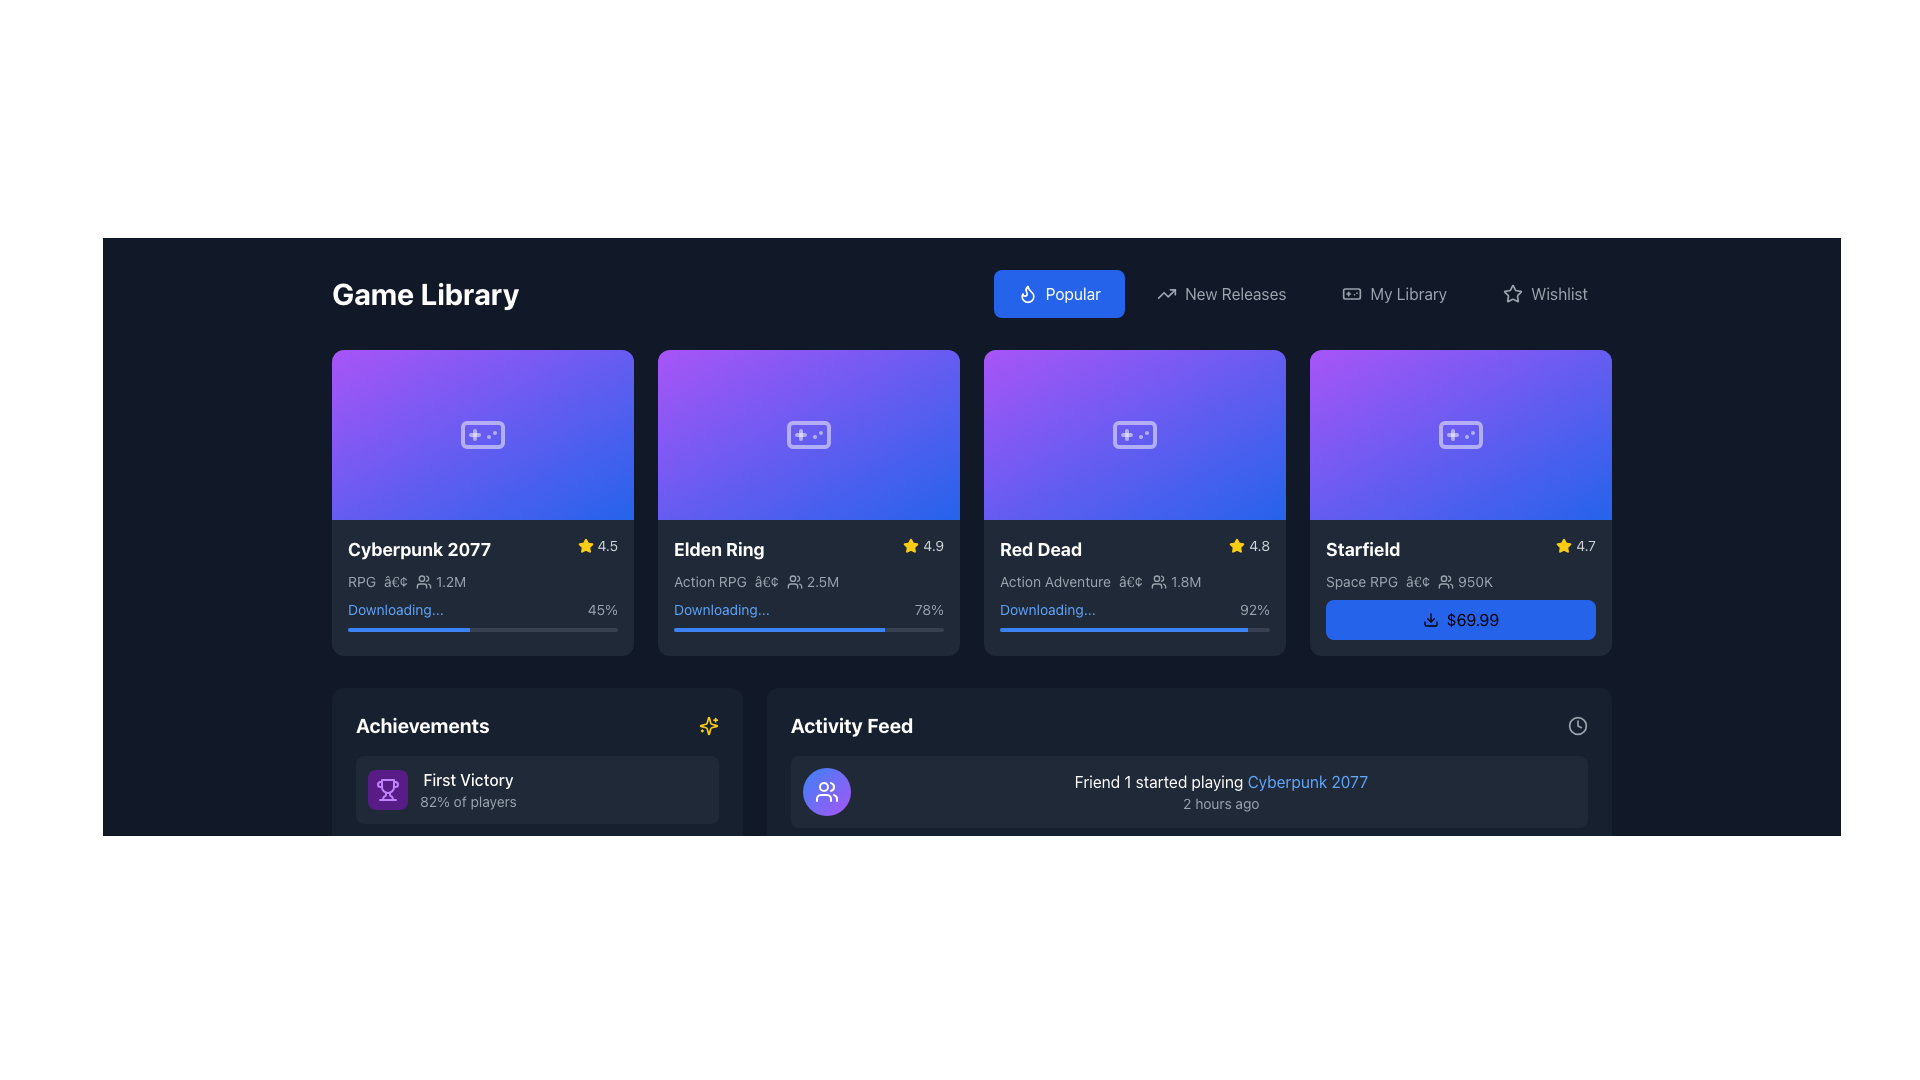 The image size is (1920, 1080). I want to click on the purchase or download button for the game 'Starfield' located in the bottom-right corner of the fourth game card in the top row of the game library grid, so click(1460, 617).